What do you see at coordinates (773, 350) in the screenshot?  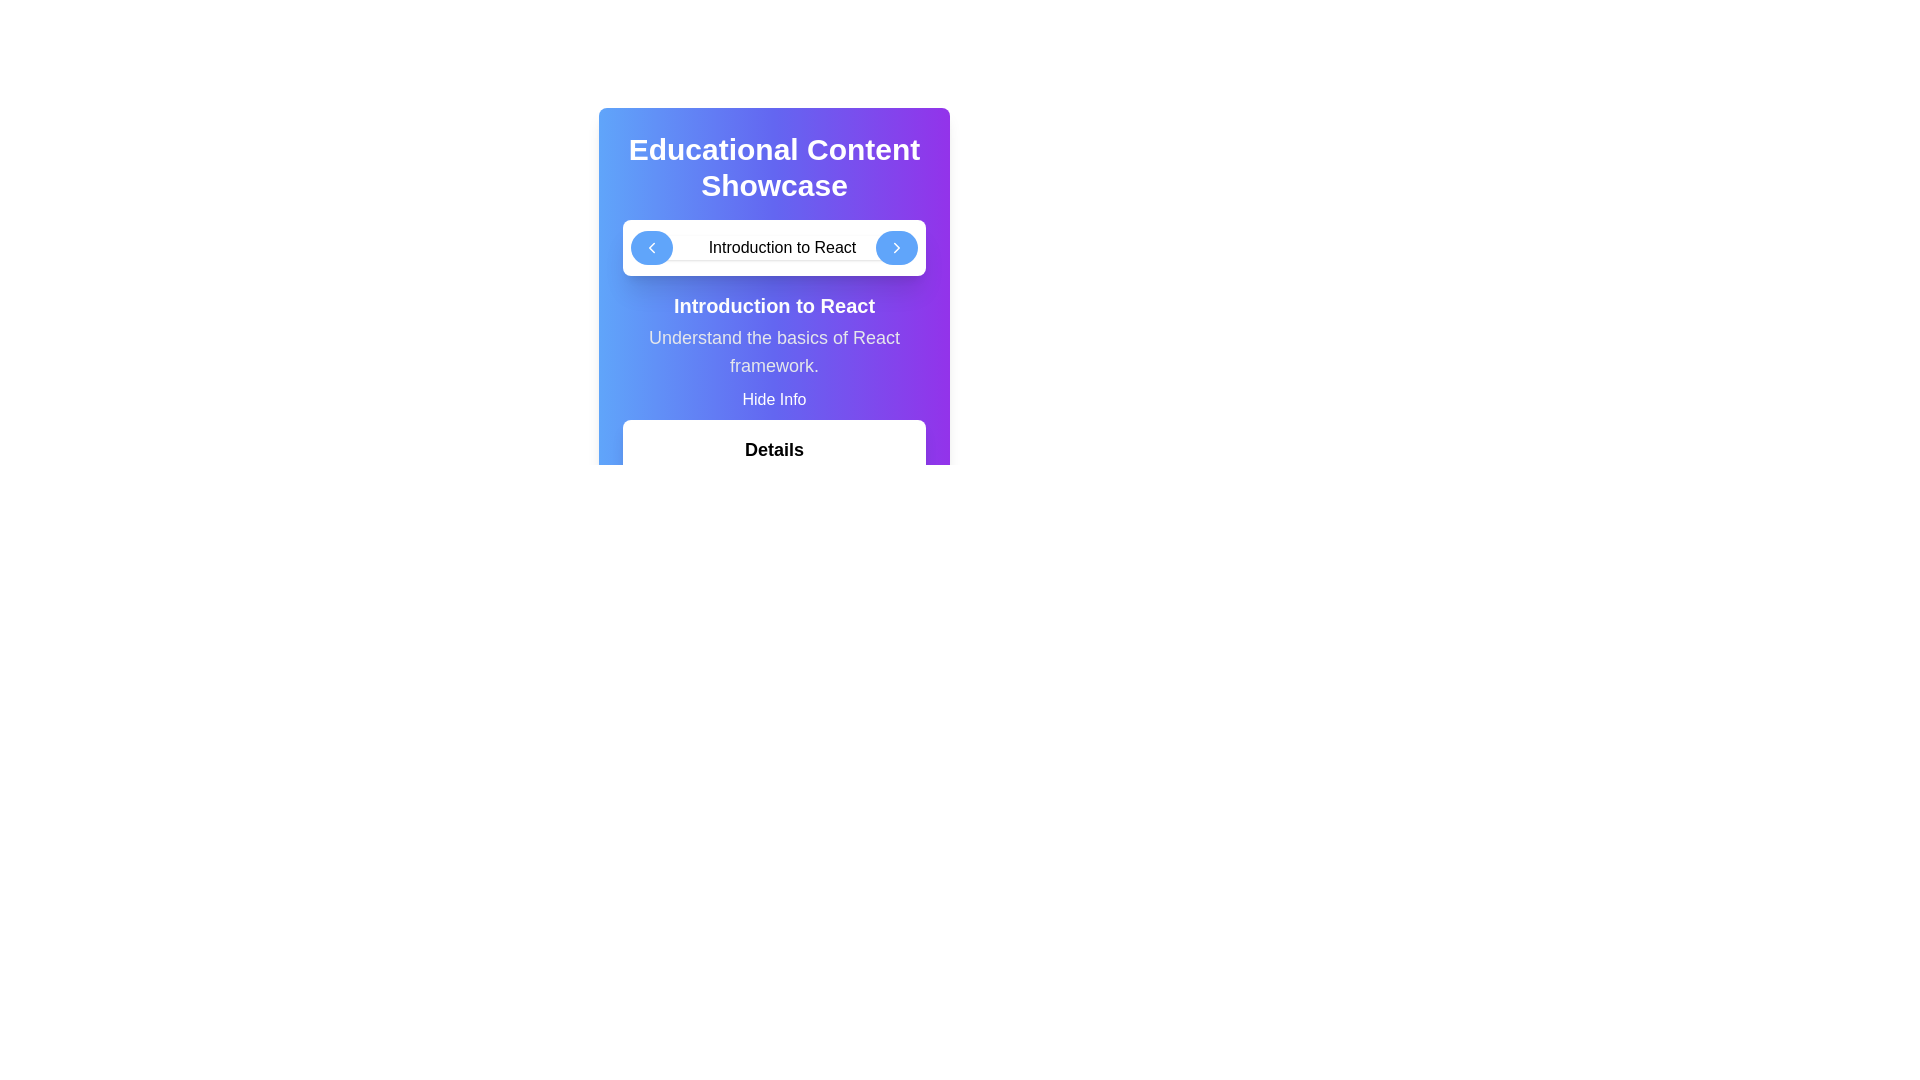 I see `the text block containing 'Understand the basics of React framework.', which is styled with a large font size and grayish color, positioned beneath the 'Introduction to React' header` at bounding box center [773, 350].